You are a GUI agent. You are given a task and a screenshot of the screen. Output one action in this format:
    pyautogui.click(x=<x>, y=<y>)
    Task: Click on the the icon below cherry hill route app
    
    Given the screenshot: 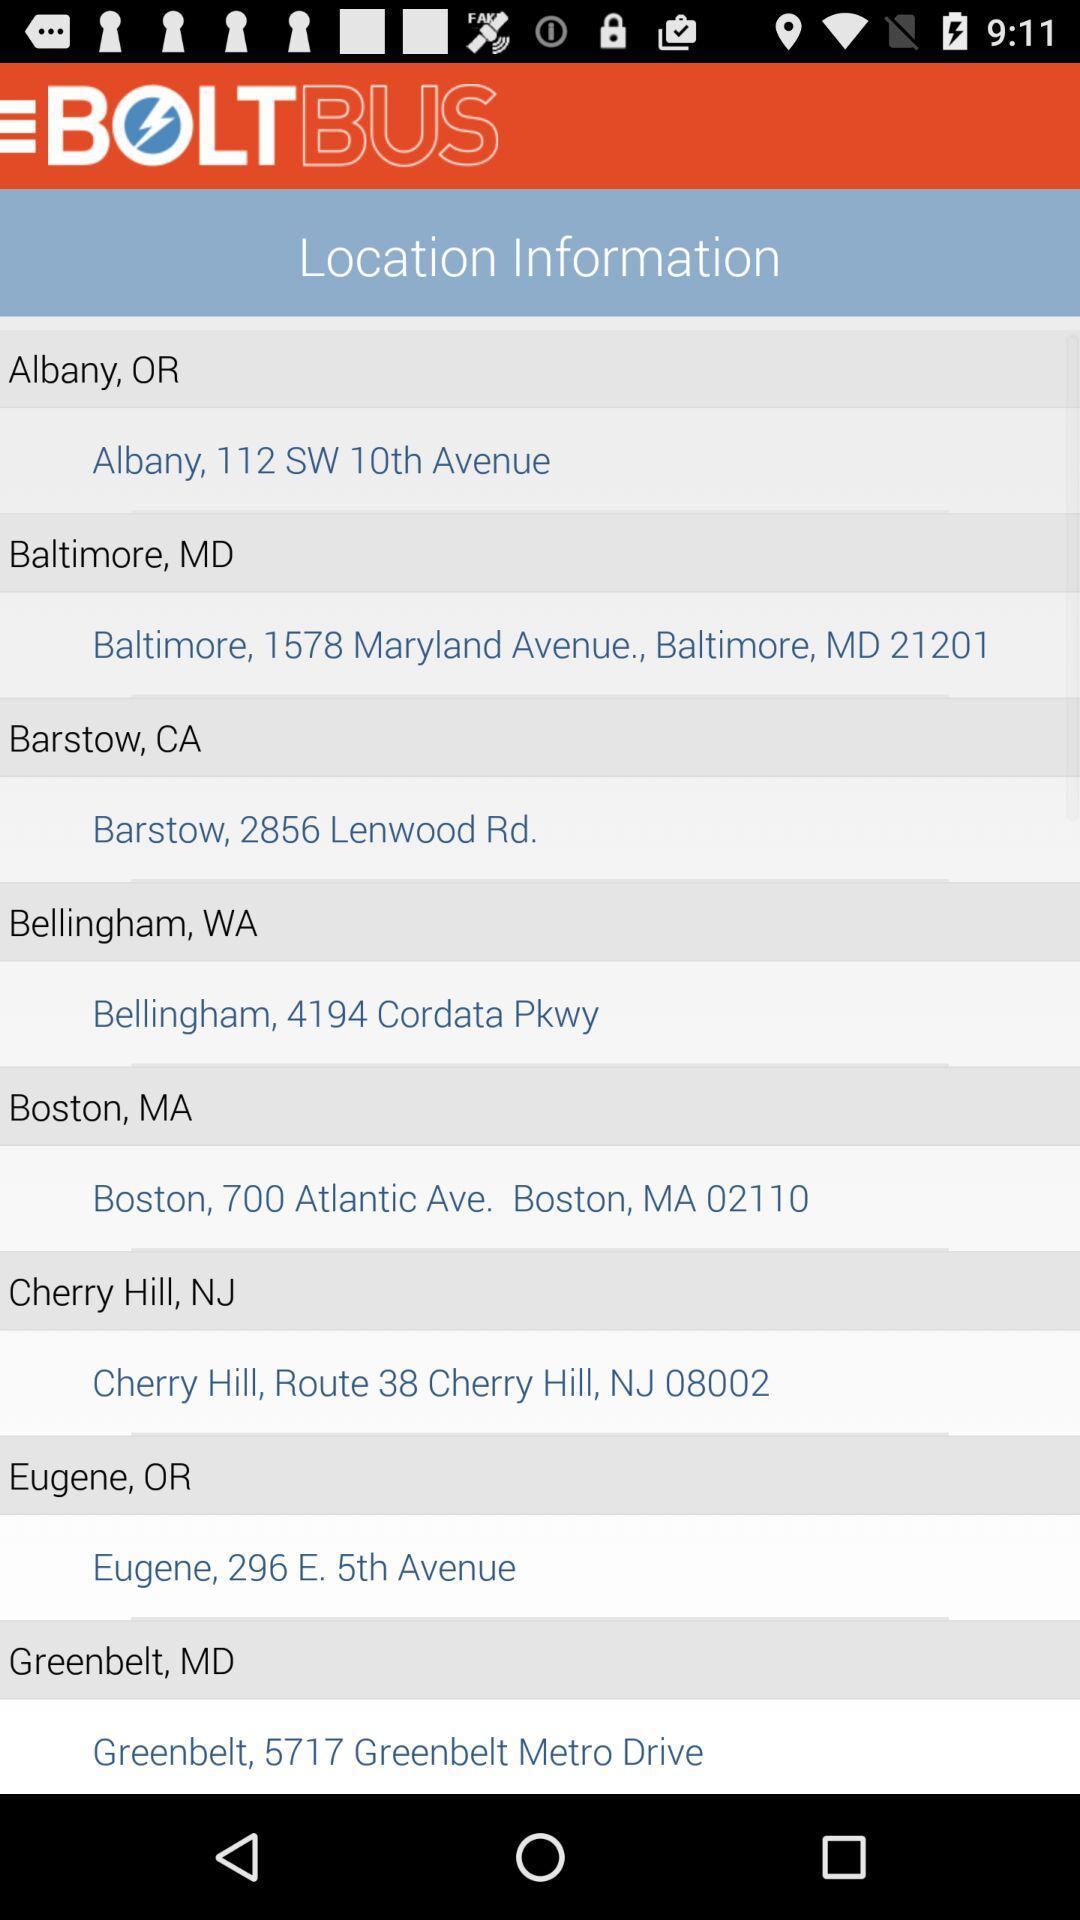 What is the action you would take?
    pyautogui.click(x=540, y=1433)
    